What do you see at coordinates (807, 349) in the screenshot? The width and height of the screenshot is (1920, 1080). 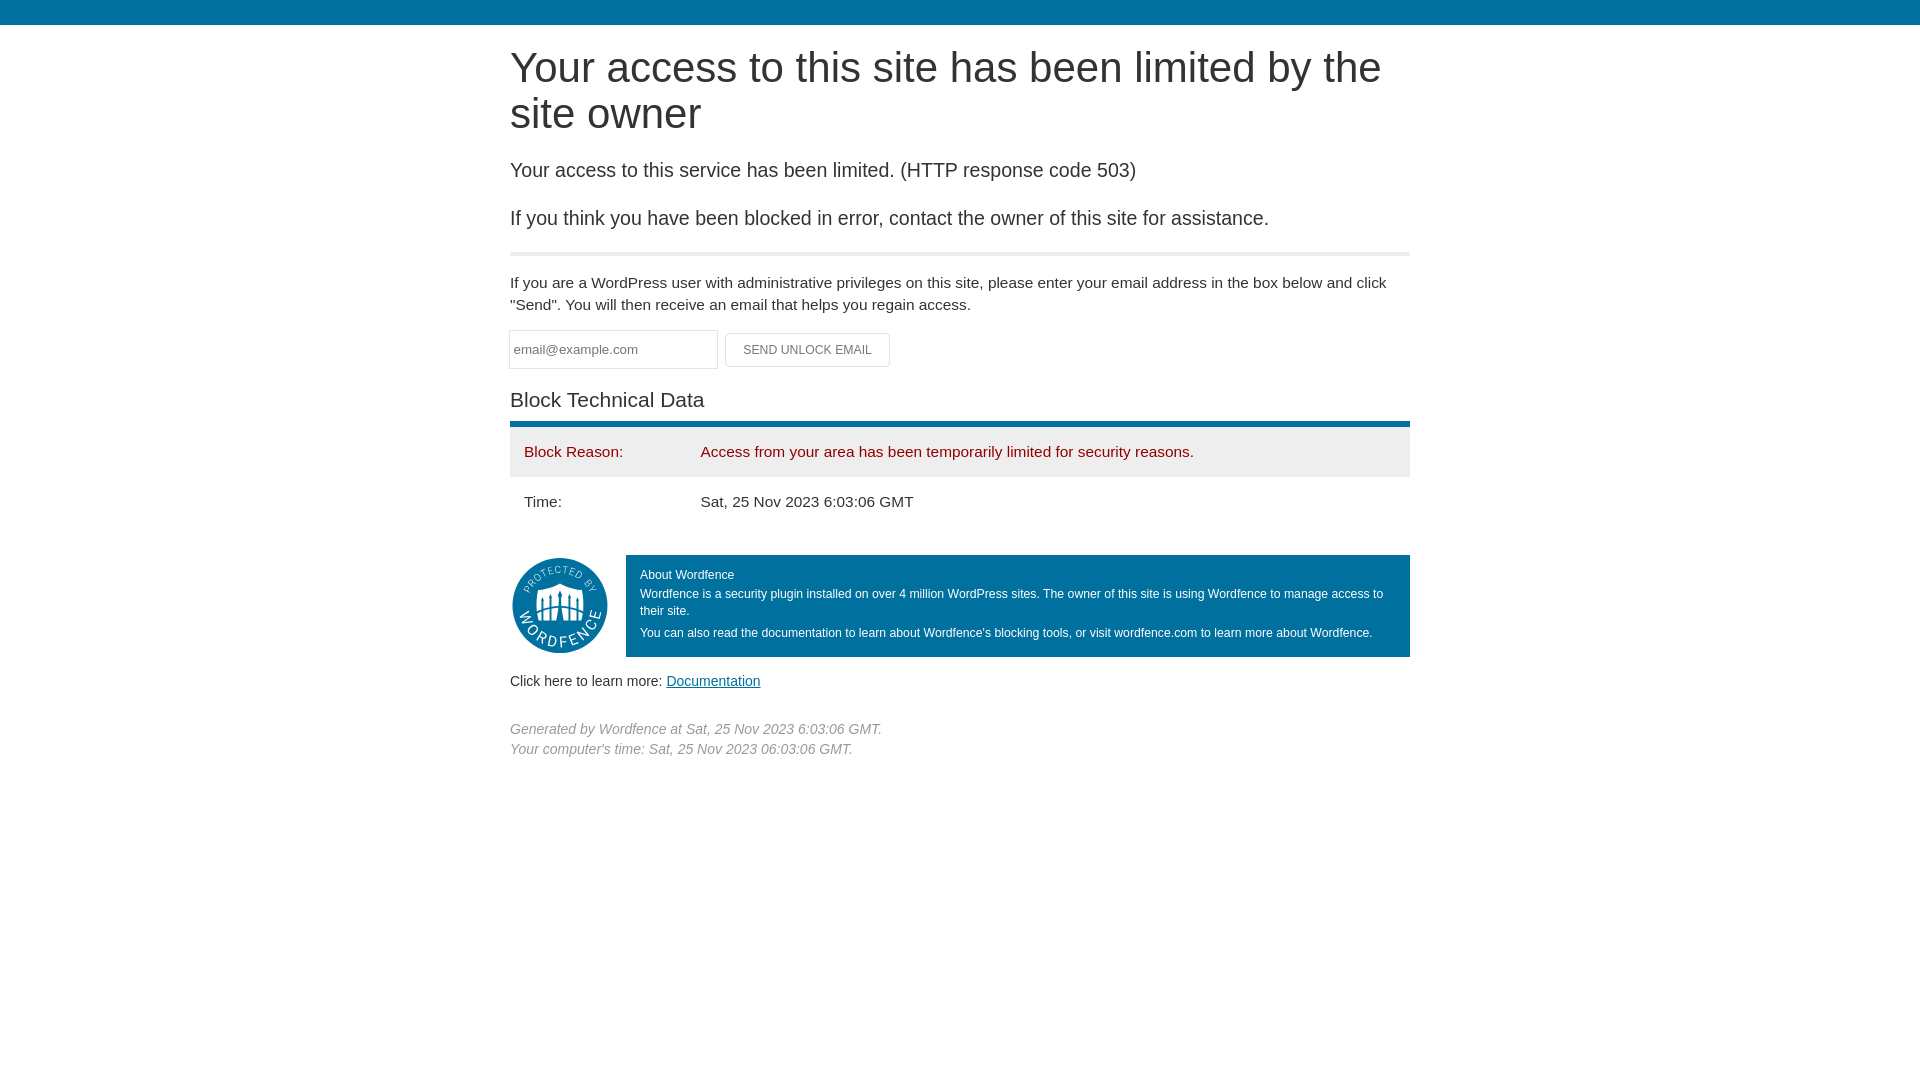 I see `'Send Unlock Email'` at bounding box center [807, 349].